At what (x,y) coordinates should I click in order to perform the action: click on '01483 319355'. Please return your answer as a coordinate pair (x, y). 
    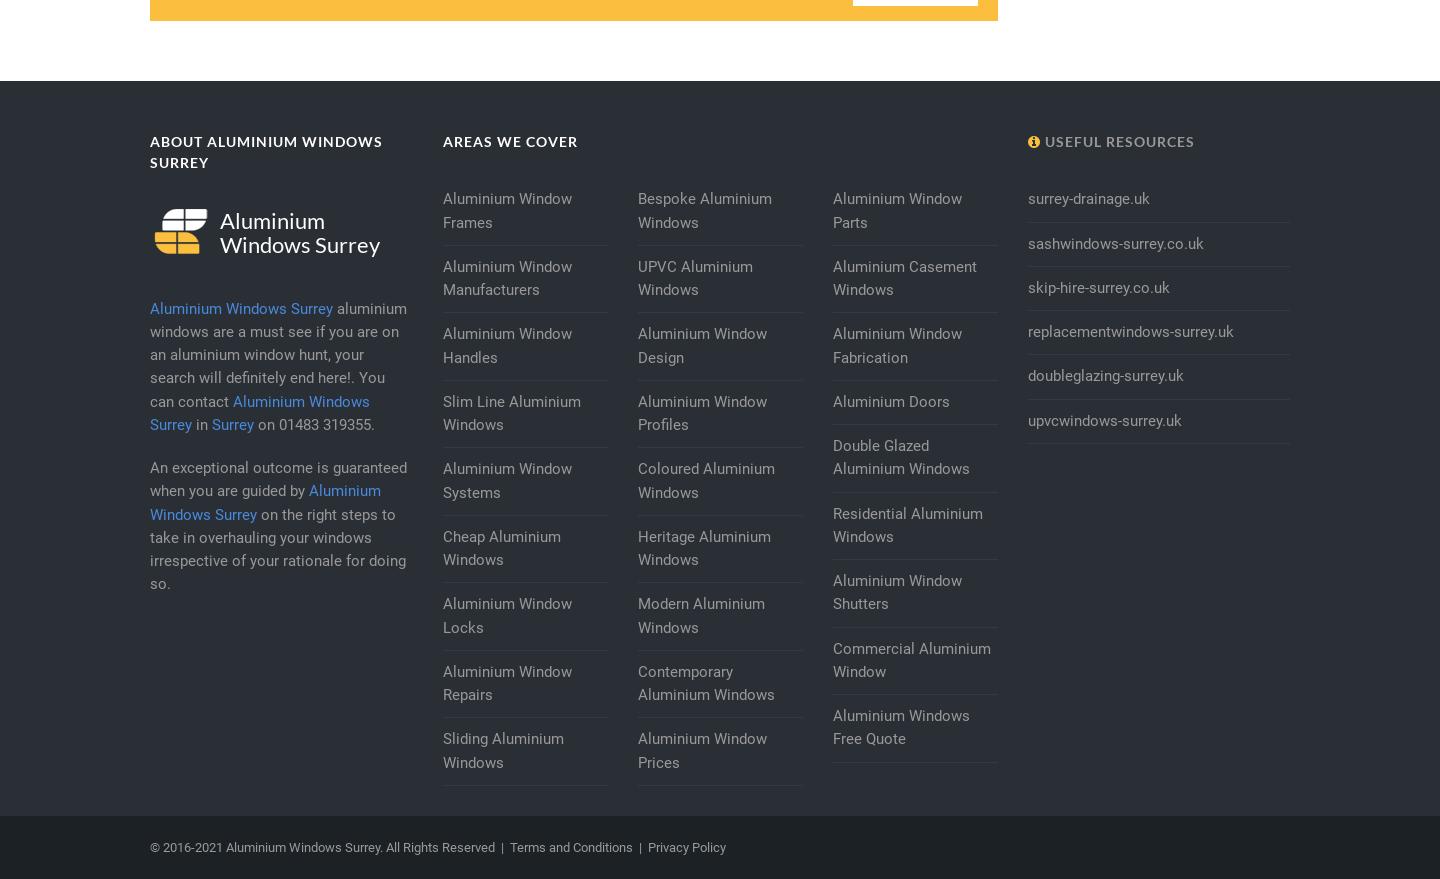
    Looking at the image, I should click on (325, 423).